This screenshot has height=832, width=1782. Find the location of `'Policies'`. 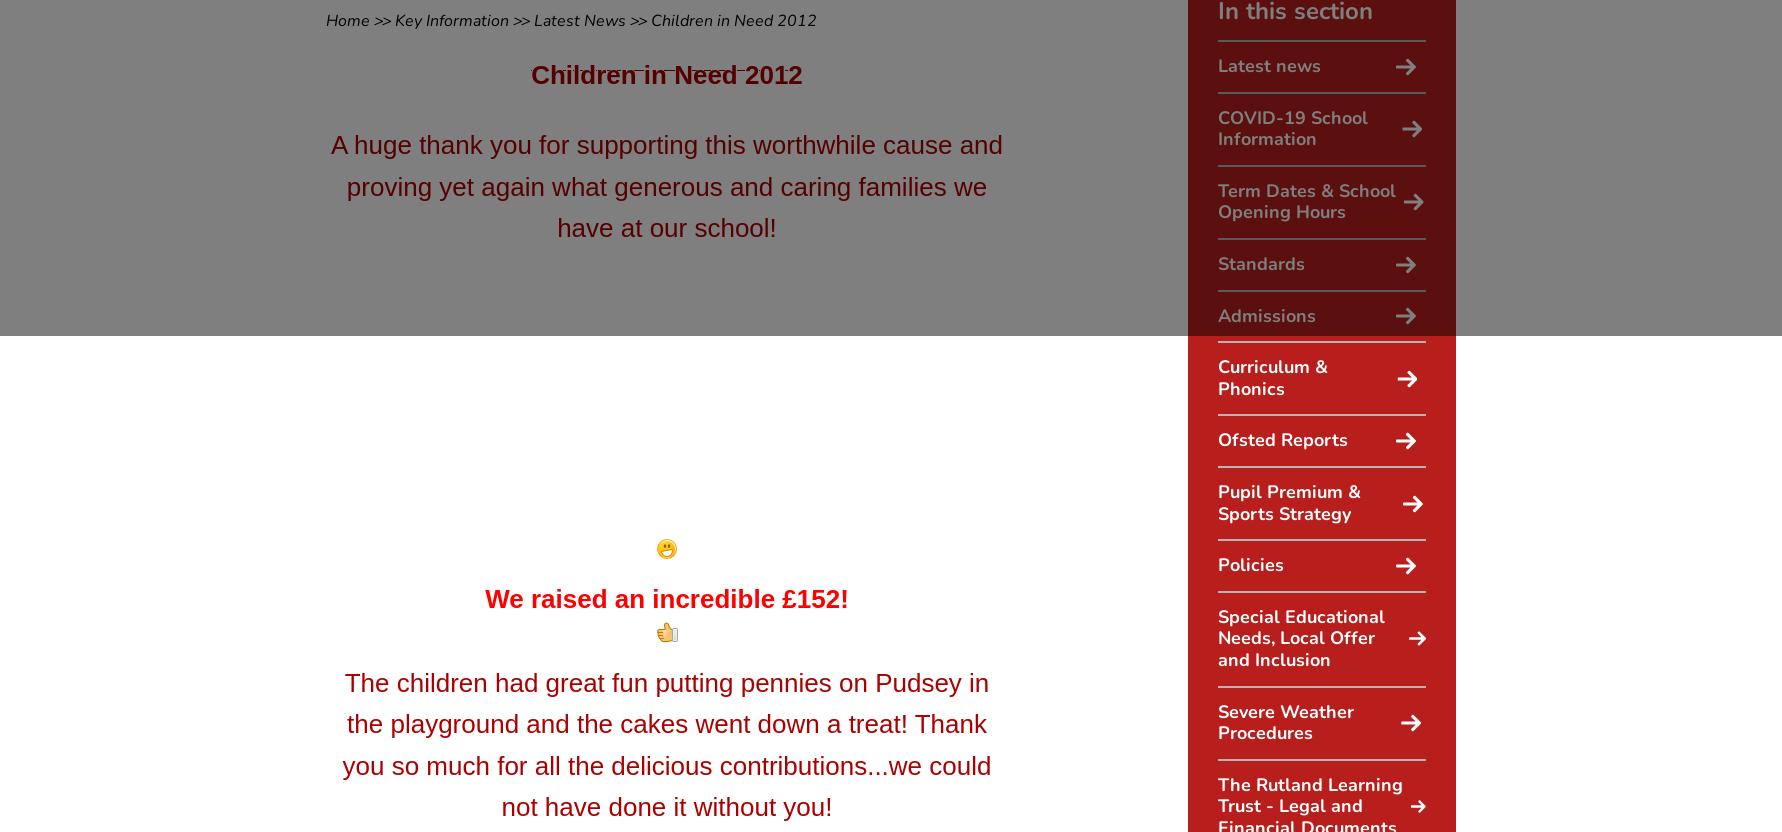

'Policies' is located at coordinates (1216, 565).